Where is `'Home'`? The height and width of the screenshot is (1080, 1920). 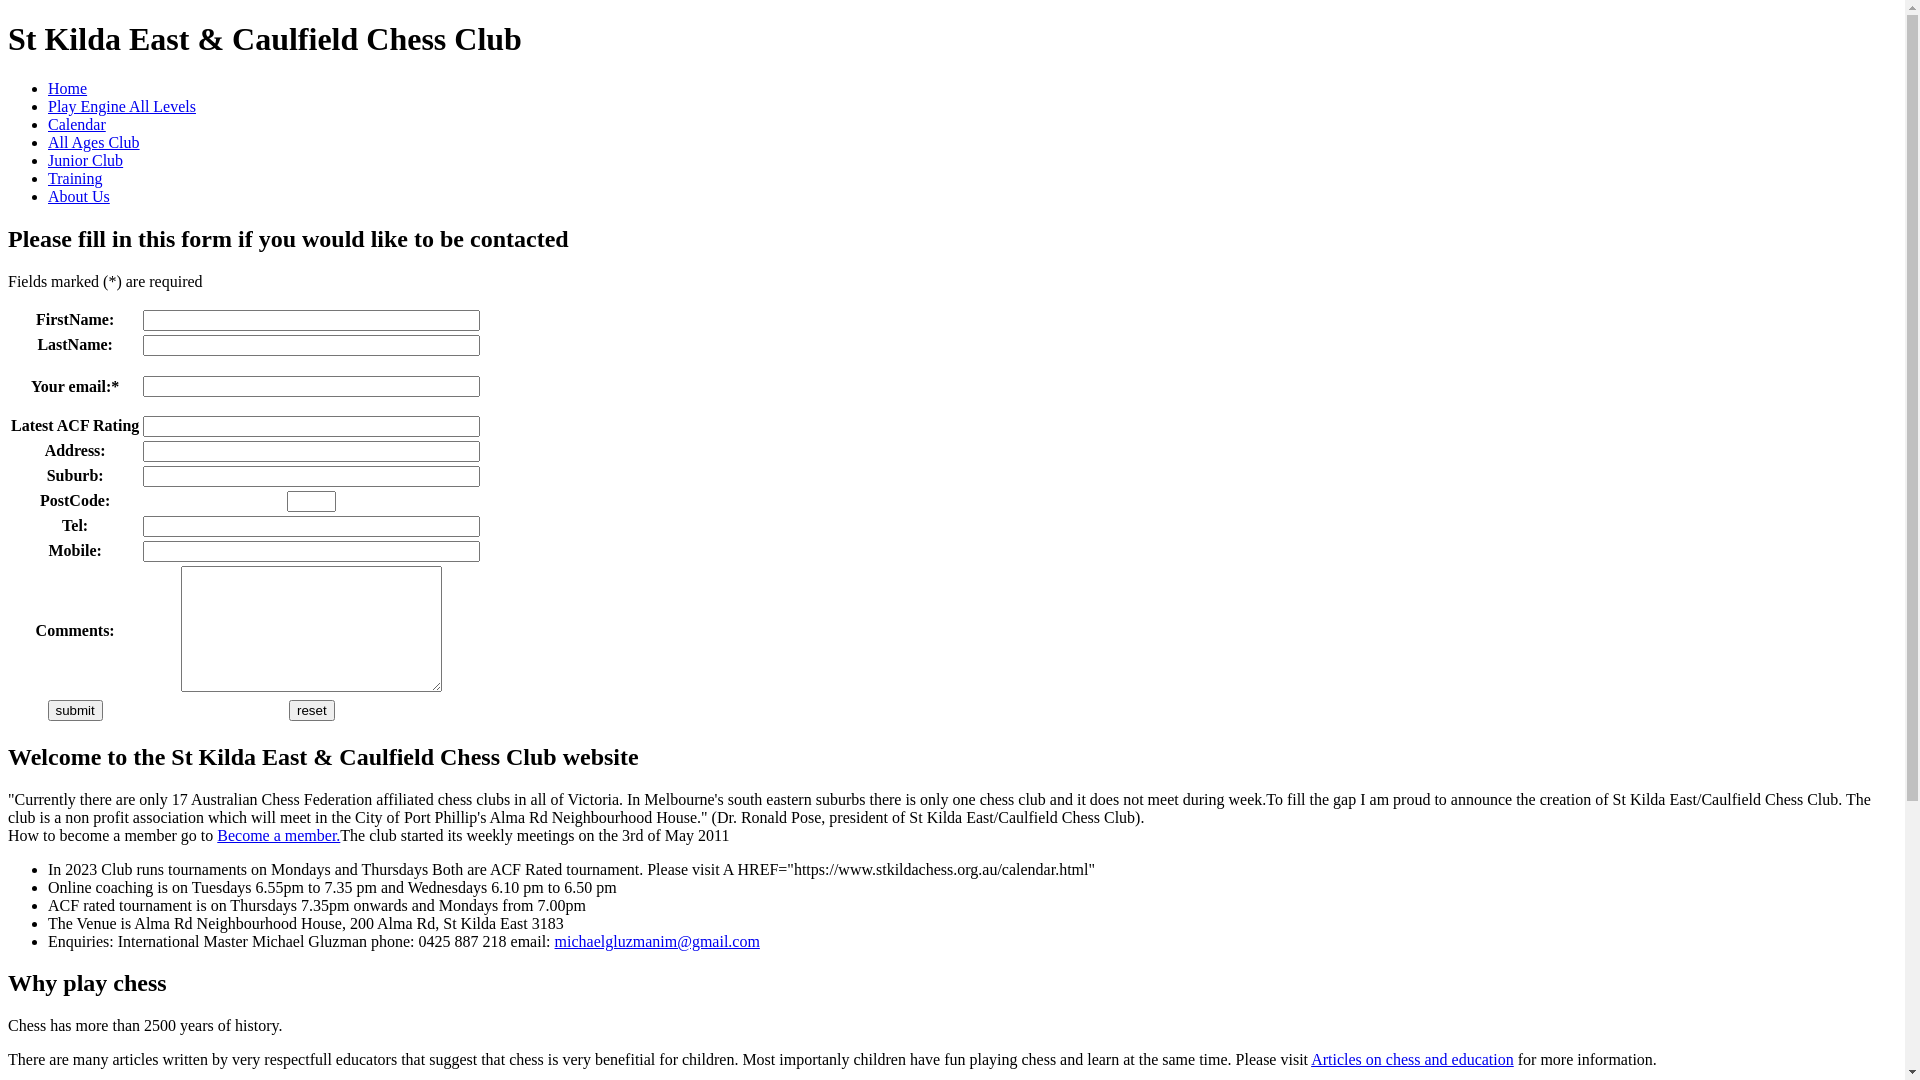
'Home' is located at coordinates (67, 87).